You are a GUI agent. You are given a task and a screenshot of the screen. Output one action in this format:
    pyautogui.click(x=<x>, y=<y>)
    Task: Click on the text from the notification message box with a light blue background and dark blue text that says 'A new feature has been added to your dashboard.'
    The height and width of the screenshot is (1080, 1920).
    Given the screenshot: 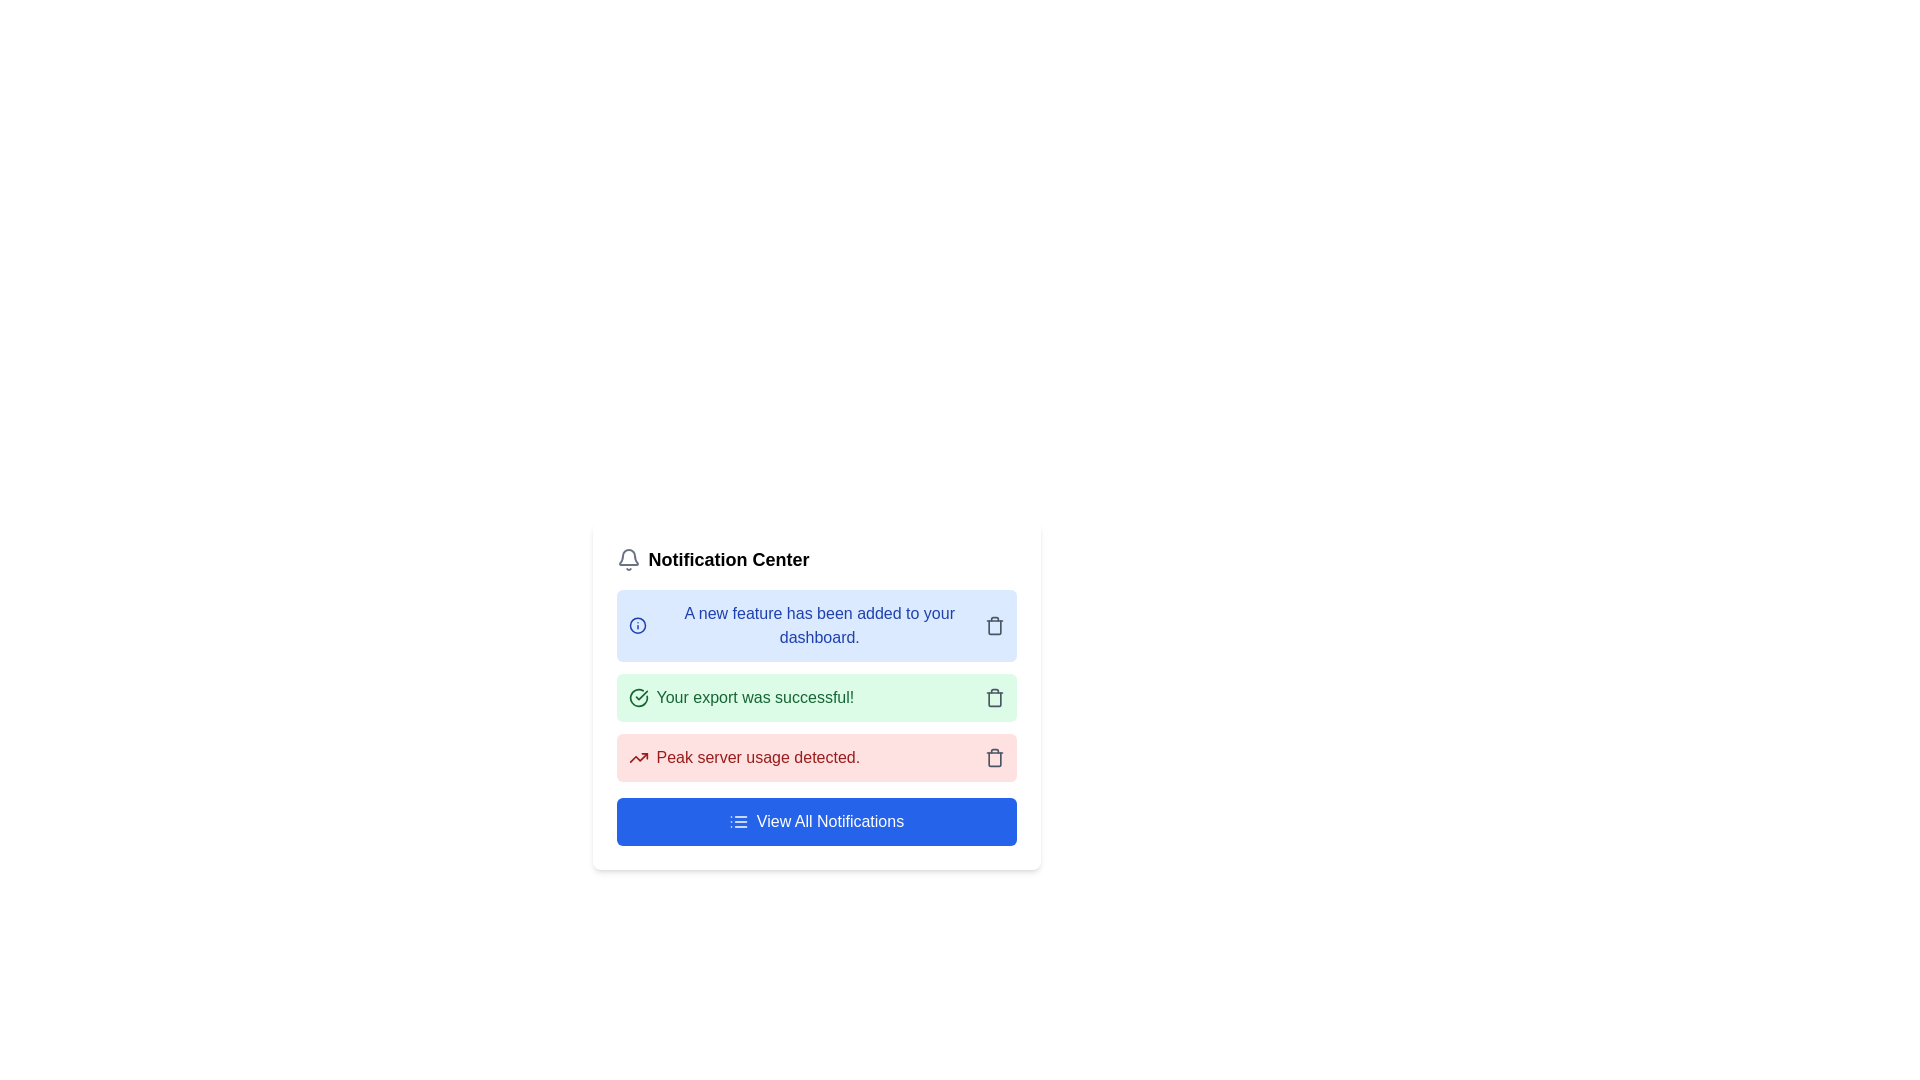 What is the action you would take?
    pyautogui.click(x=806, y=624)
    